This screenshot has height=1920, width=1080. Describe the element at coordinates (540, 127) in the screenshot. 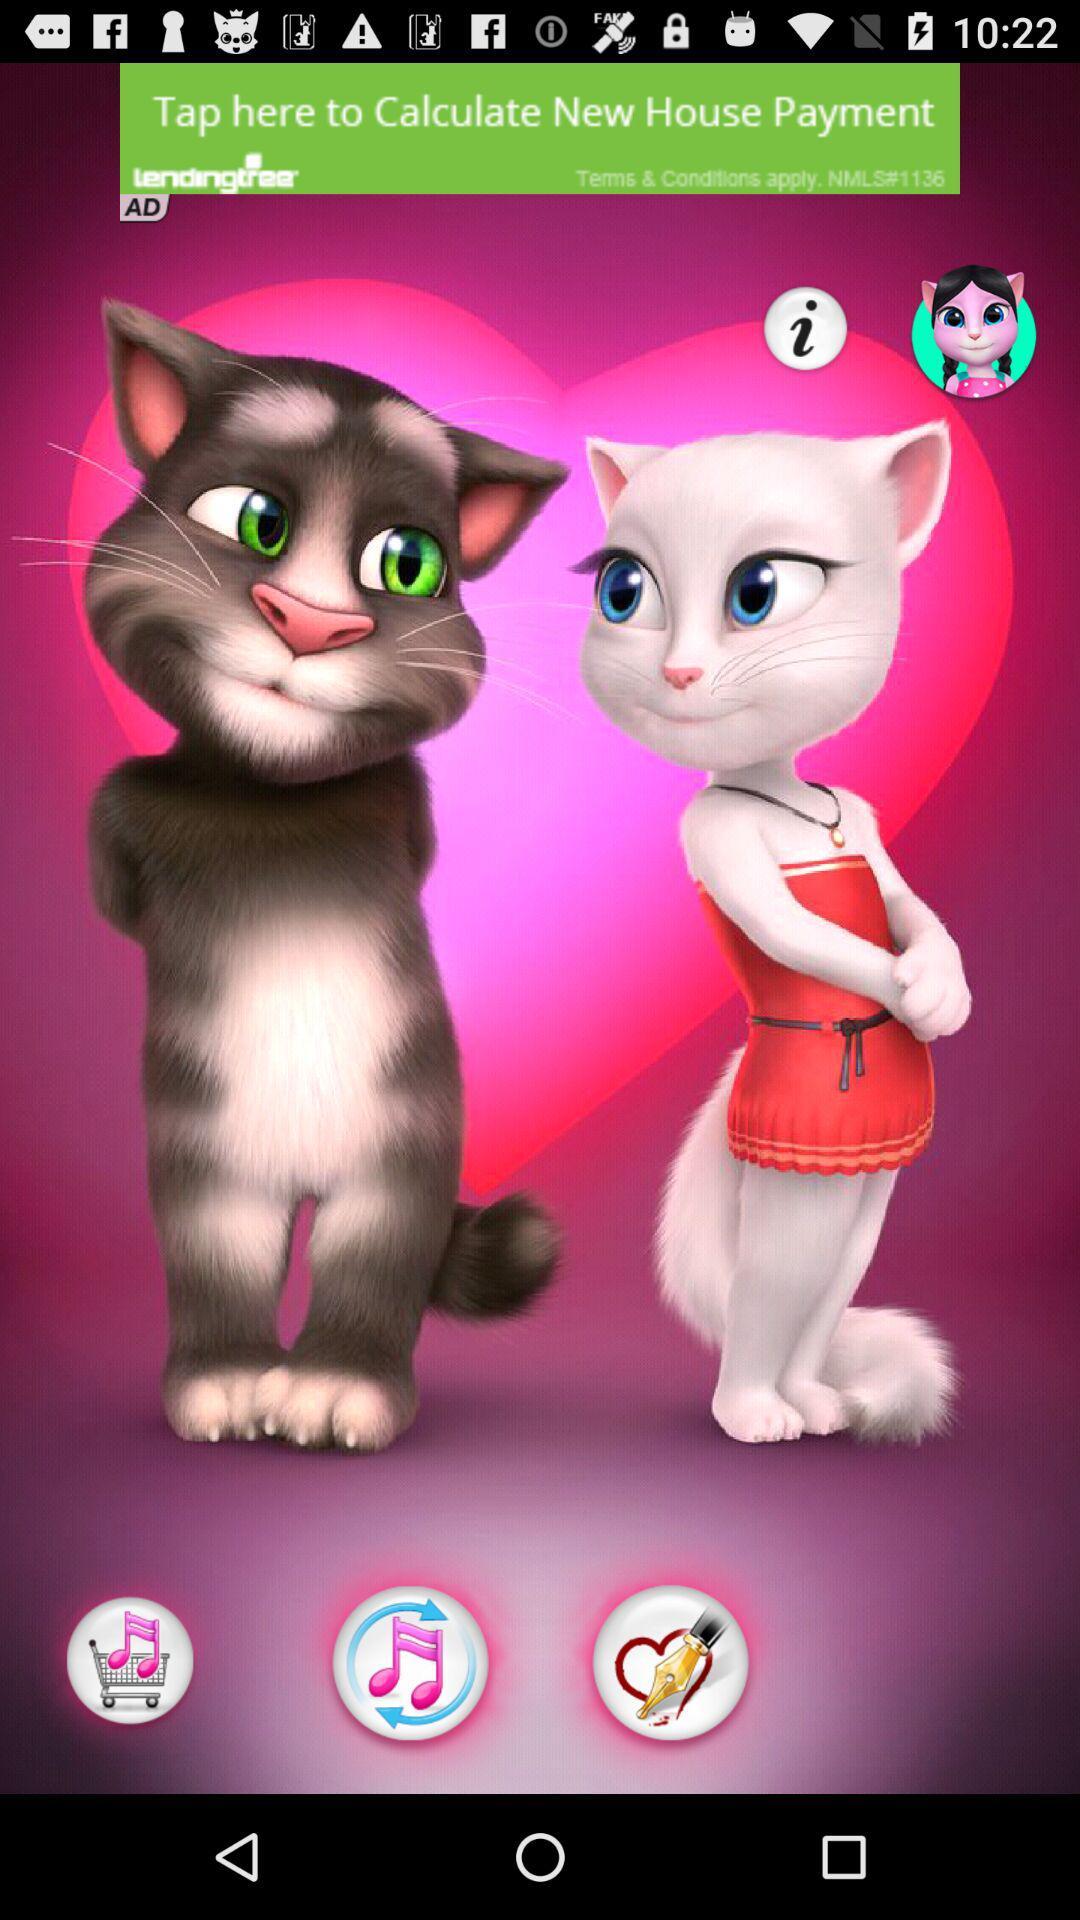

I see `click discriiption` at that location.